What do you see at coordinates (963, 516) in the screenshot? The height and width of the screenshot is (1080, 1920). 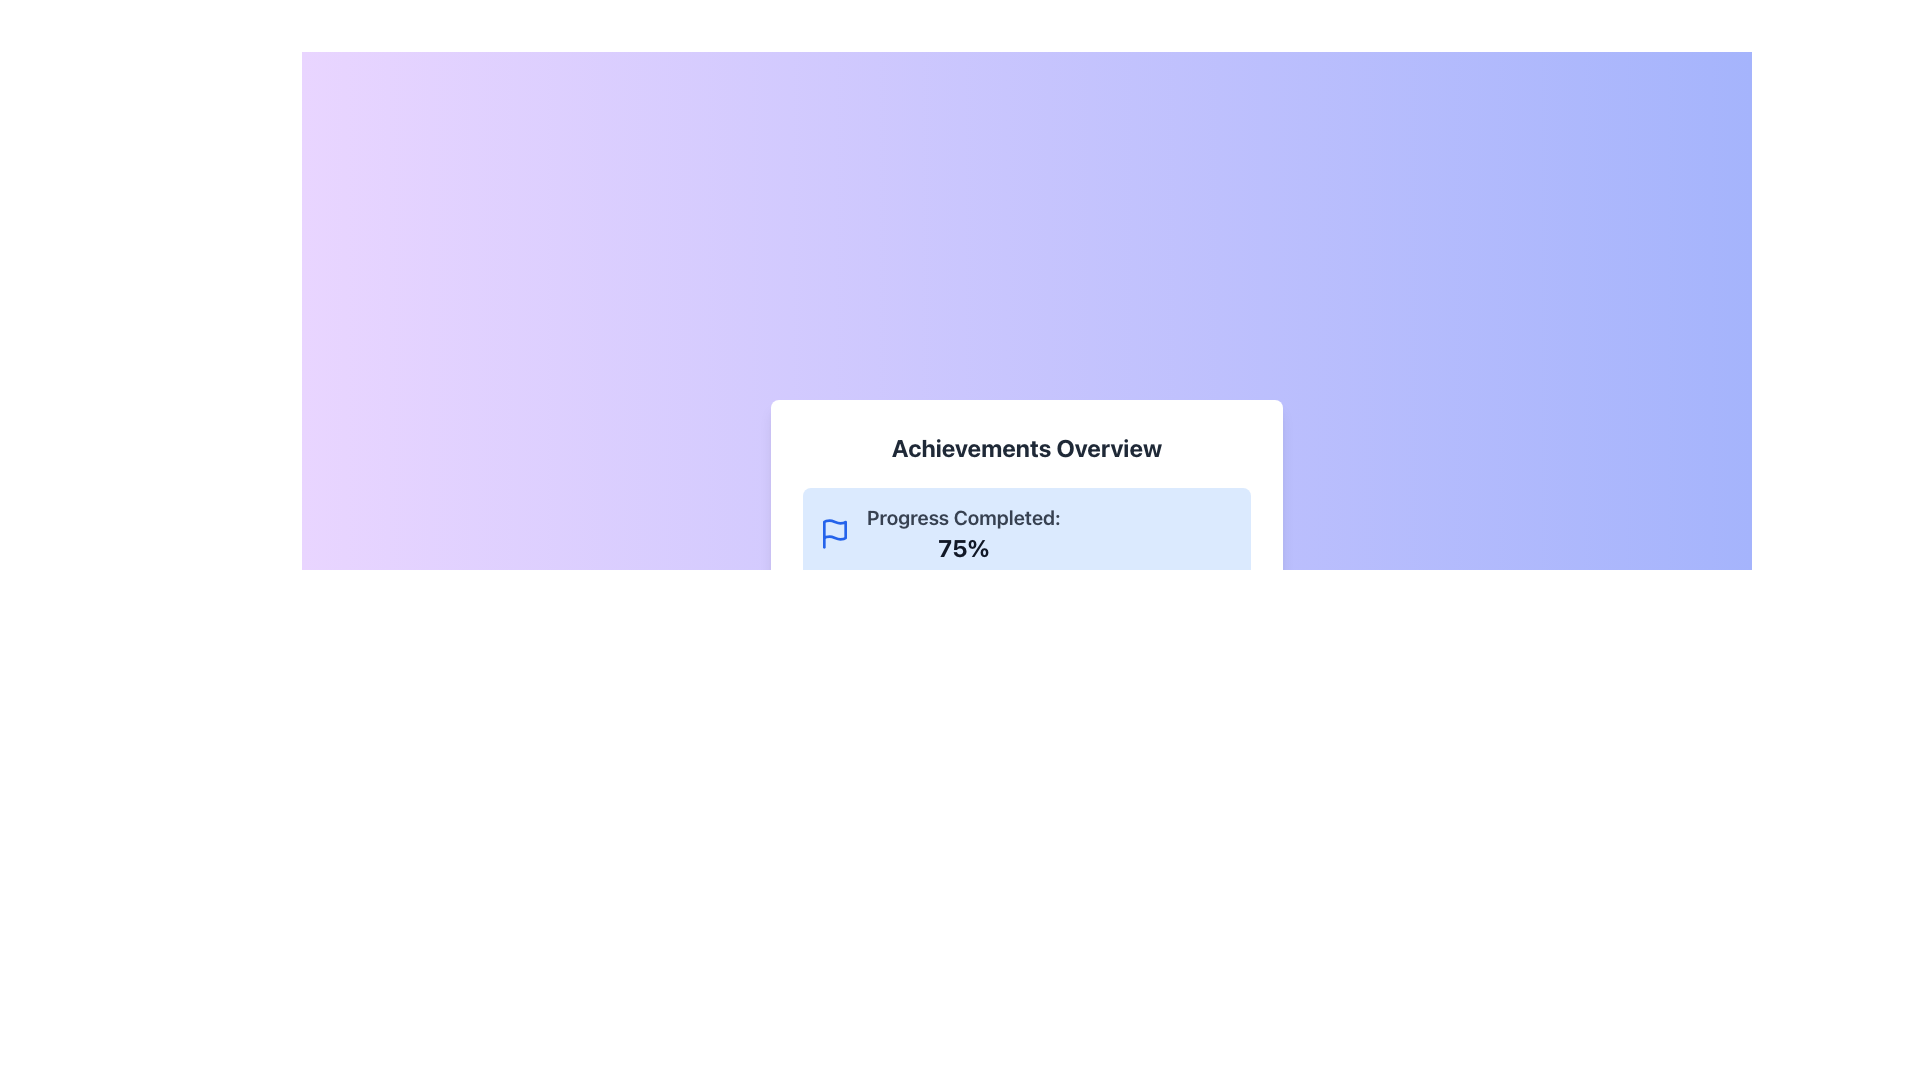 I see `the Text Label indicating the context or description of the numerical value '75%' in the 'Achievements Overview' card` at bounding box center [963, 516].